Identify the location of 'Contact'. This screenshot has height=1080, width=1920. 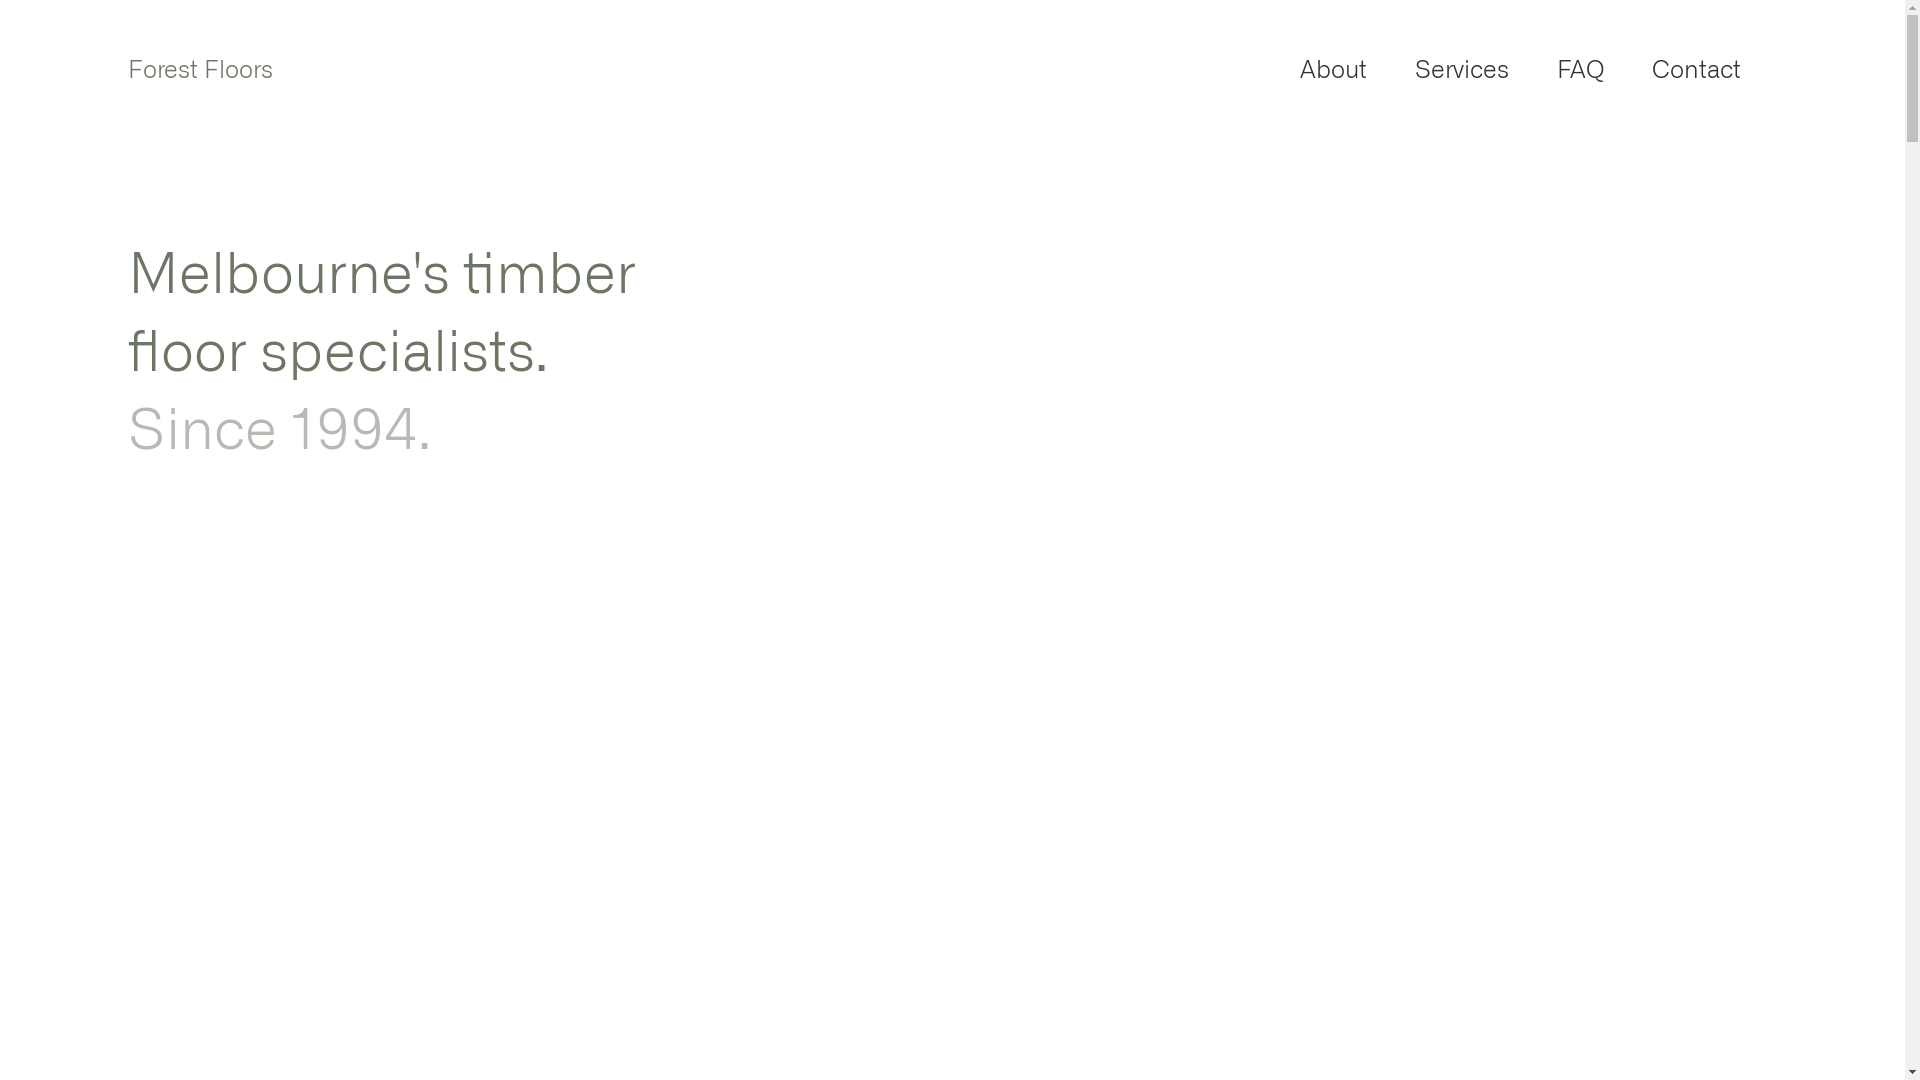
(1627, 69).